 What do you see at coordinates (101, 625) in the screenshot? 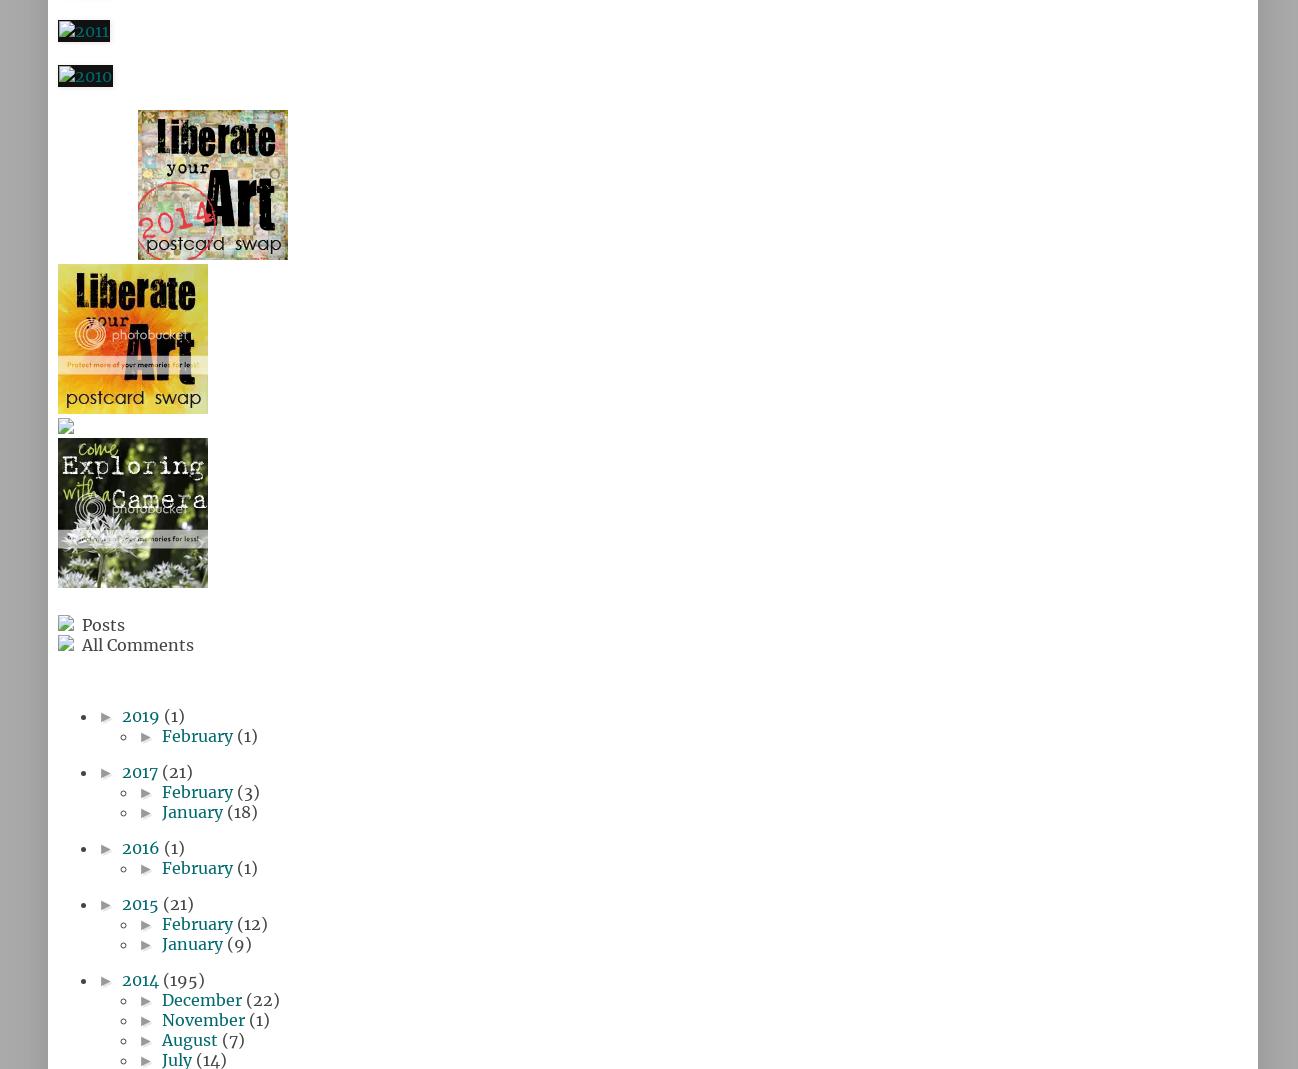
I see `'Posts'` at bounding box center [101, 625].